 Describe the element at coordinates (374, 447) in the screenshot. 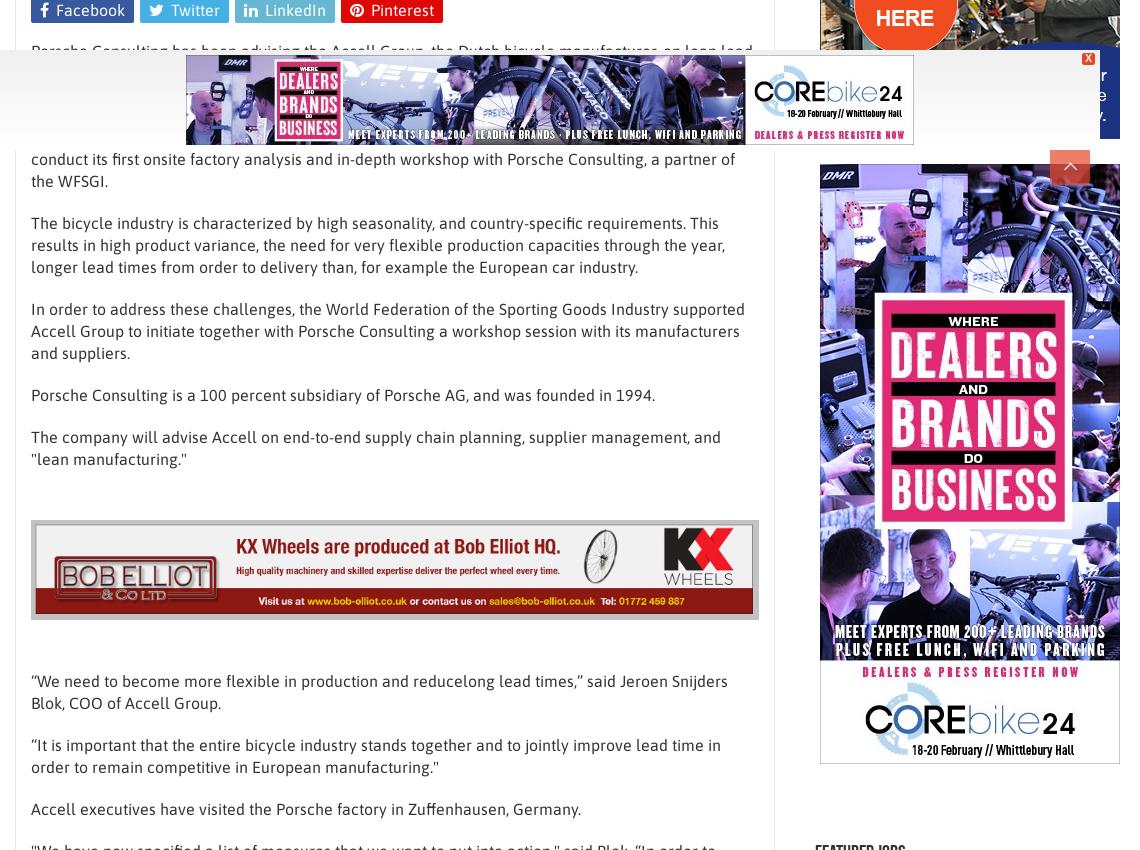

I see `'The company will advise Accell on end-to-end supply chain planning, supplier management, and "lean manufacturing."'` at that location.